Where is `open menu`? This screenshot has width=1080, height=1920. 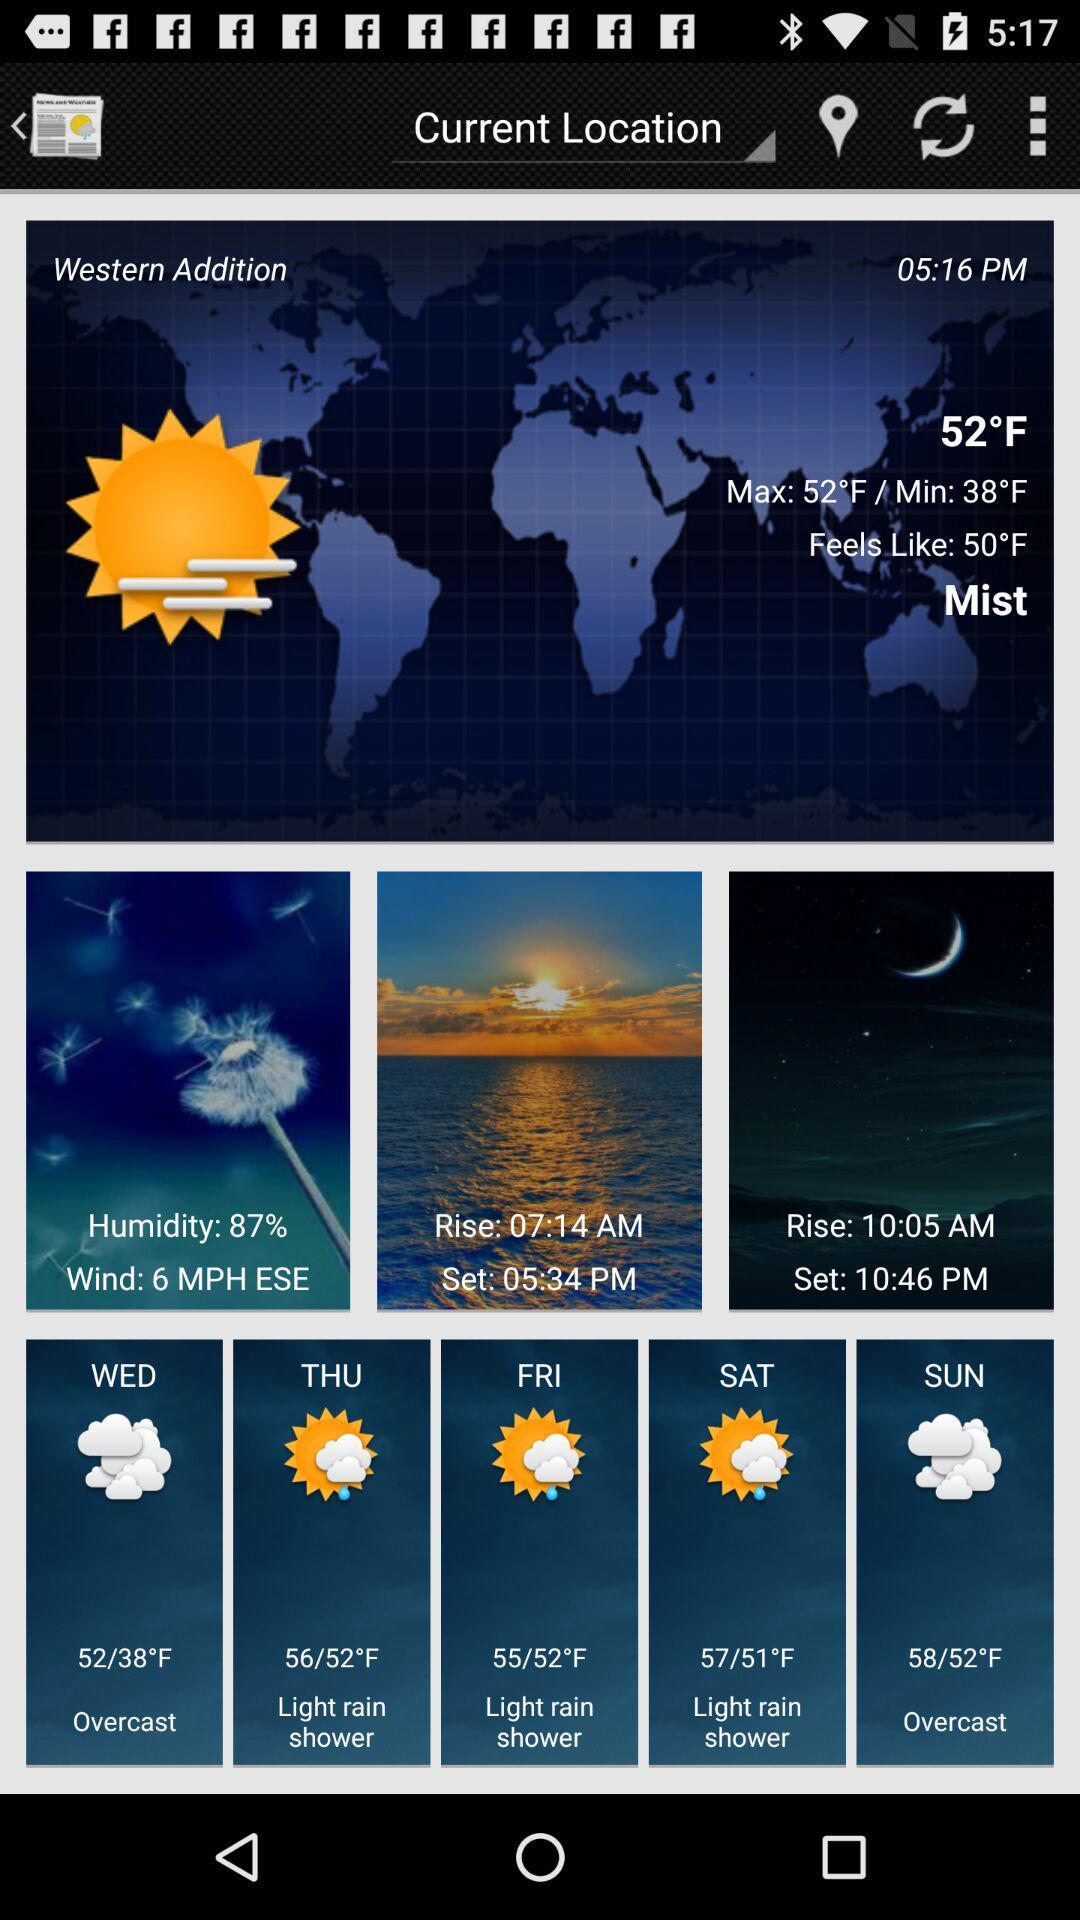
open menu is located at coordinates (1036, 124).